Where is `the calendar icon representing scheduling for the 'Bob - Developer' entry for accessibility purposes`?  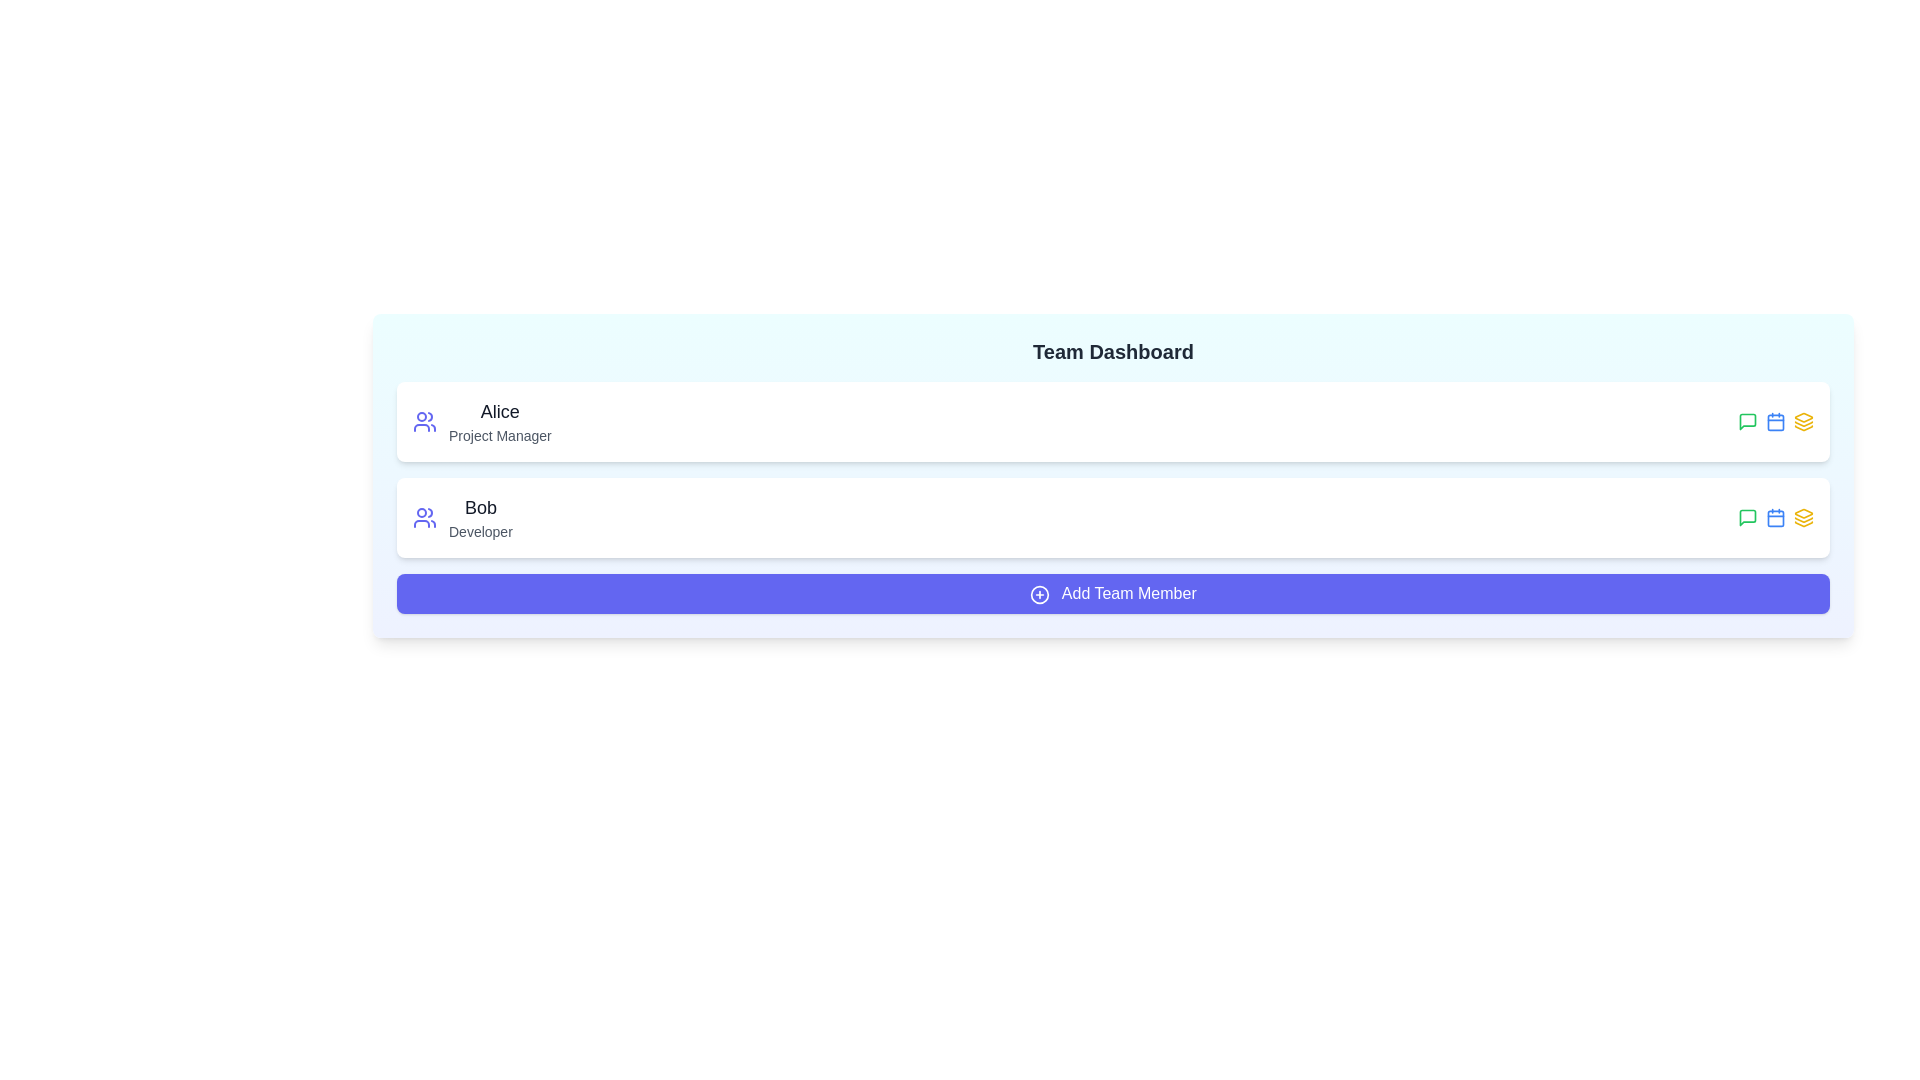 the calendar icon representing scheduling for the 'Bob - Developer' entry for accessibility purposes is located at coordinates (1776, 516).